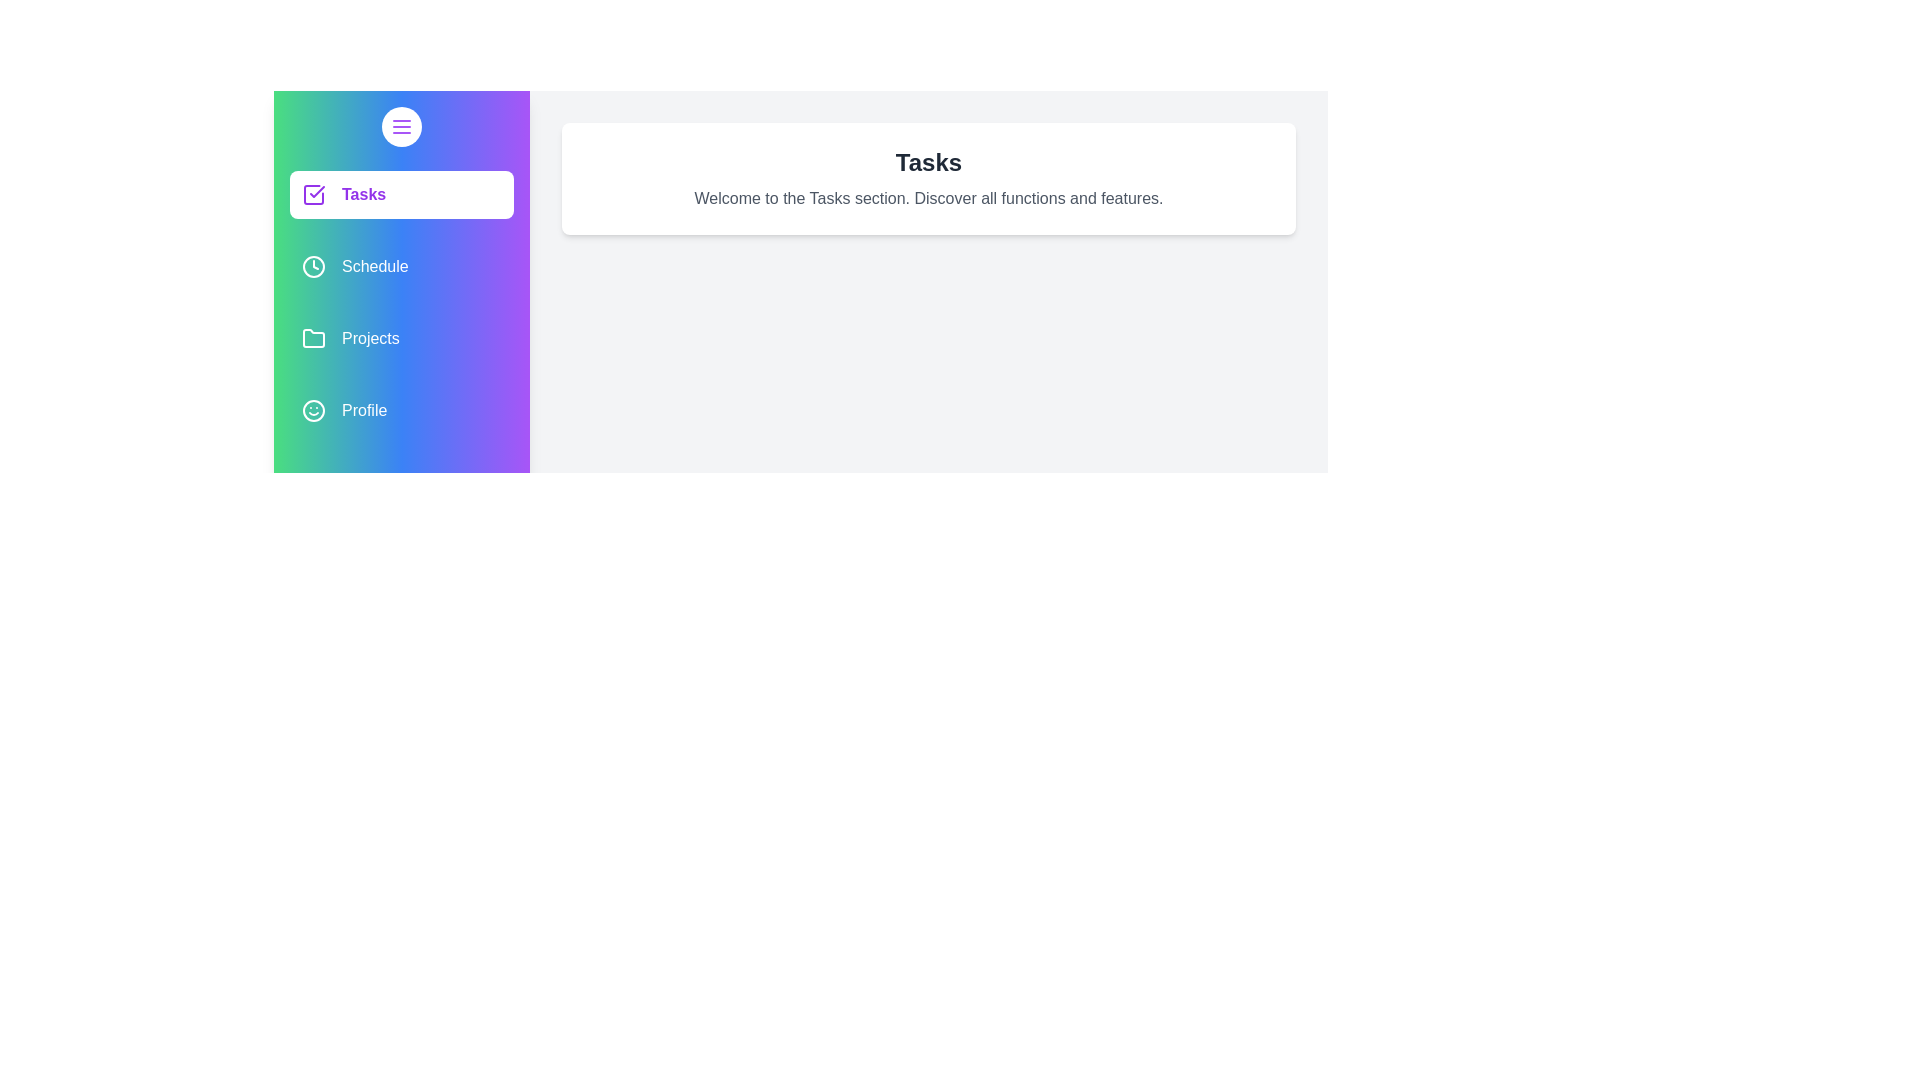 Image resolution: width=1920 pixels, height=1080 pixels. What do you see at coordinates (401, 127) in the screenshot?
I see `the menu button to toggle the drawer's open/close state` at bounding box center [401, 127].